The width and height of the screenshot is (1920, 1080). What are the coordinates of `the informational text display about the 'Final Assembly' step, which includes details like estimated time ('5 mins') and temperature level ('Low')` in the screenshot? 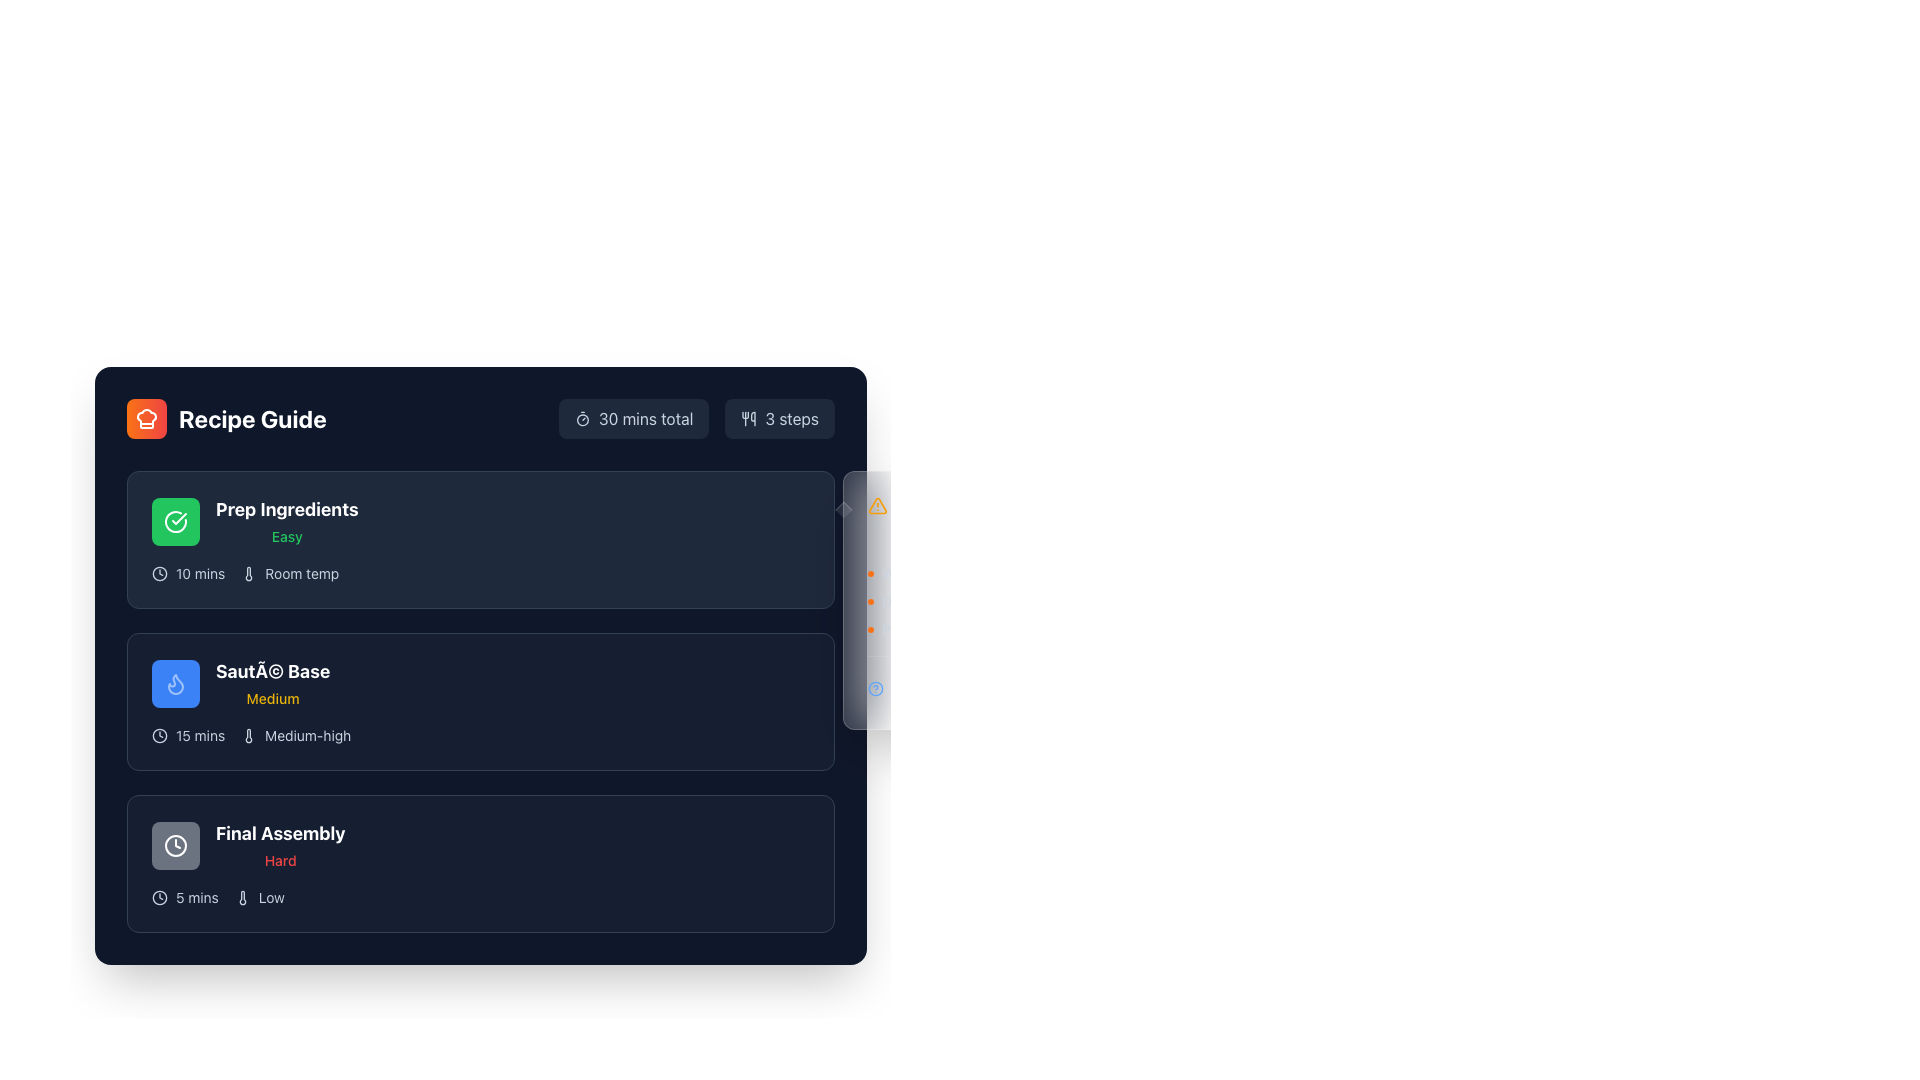 It's located at (480, 897).